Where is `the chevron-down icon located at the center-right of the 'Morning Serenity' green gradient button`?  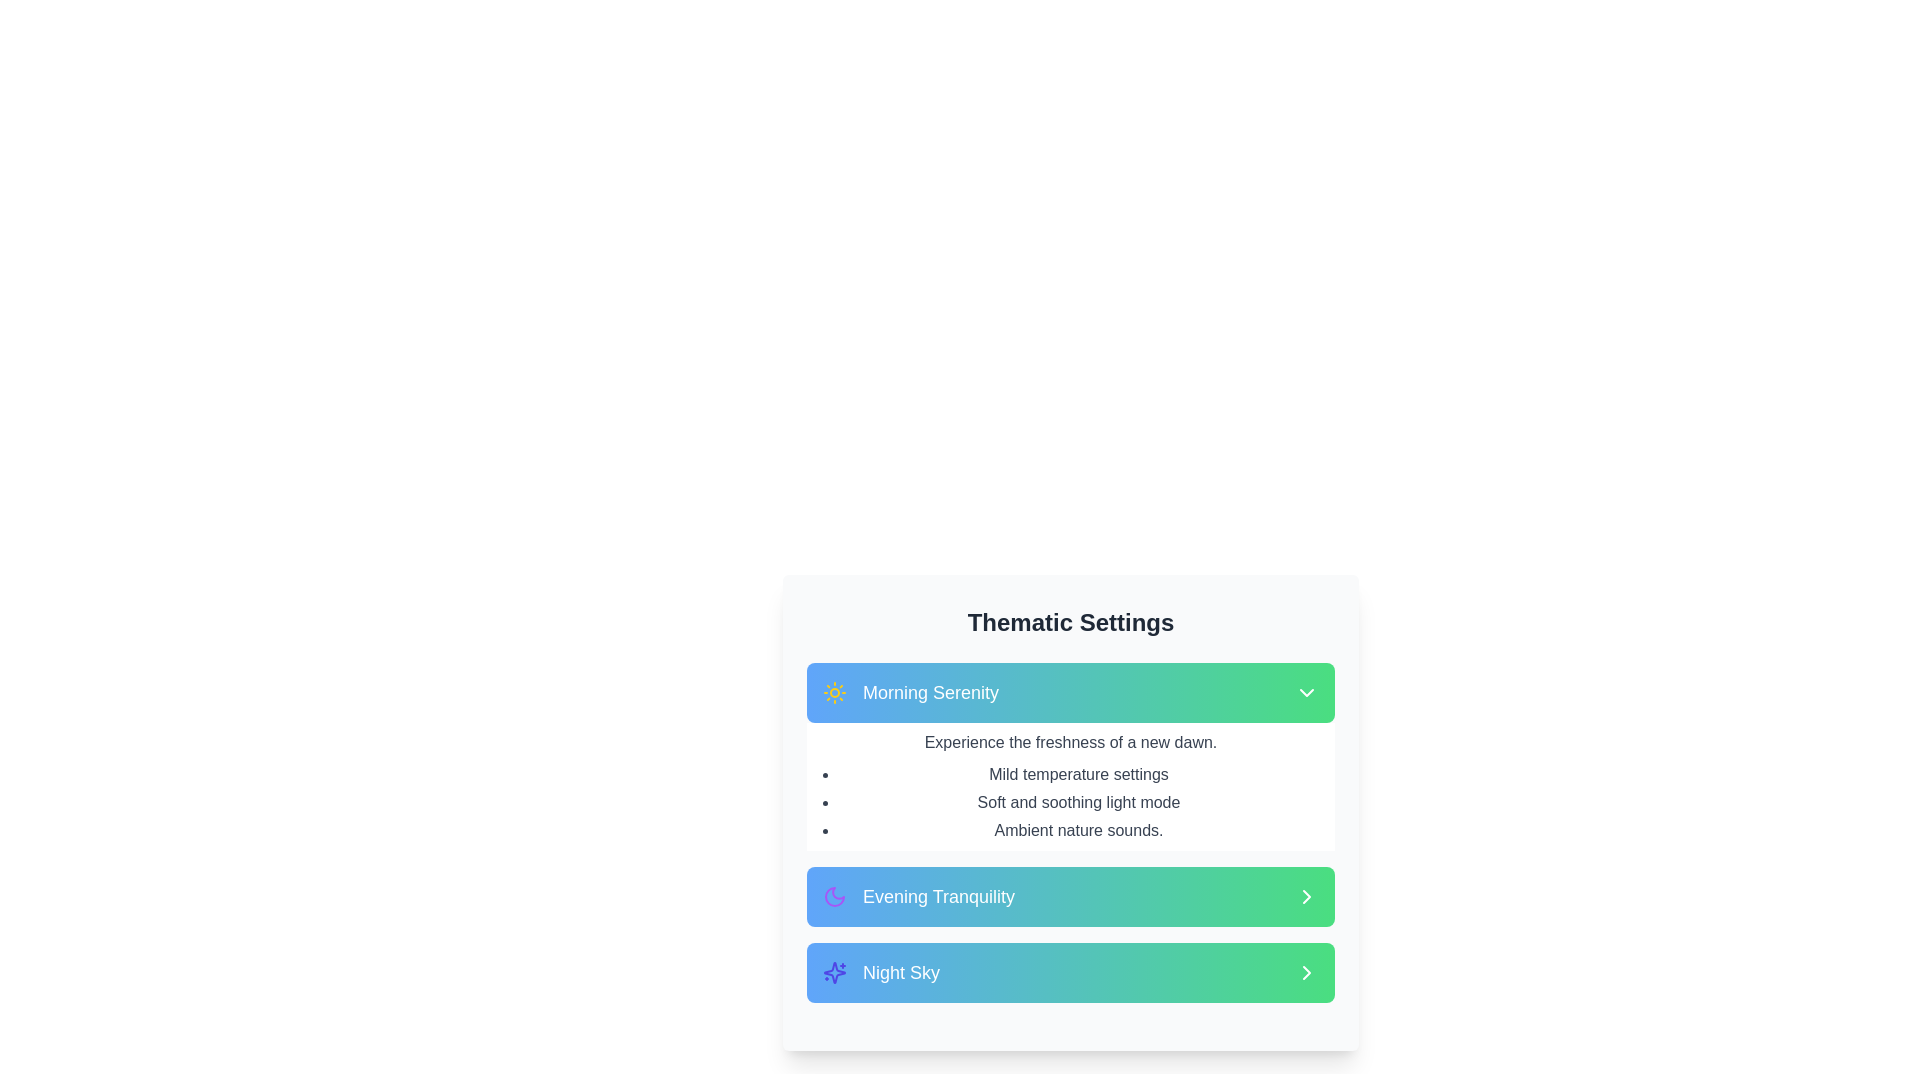 the chevron-down icon located at the center-right of the 'Morning Serenity' green gradient button is located at coordinates (1306, 692).